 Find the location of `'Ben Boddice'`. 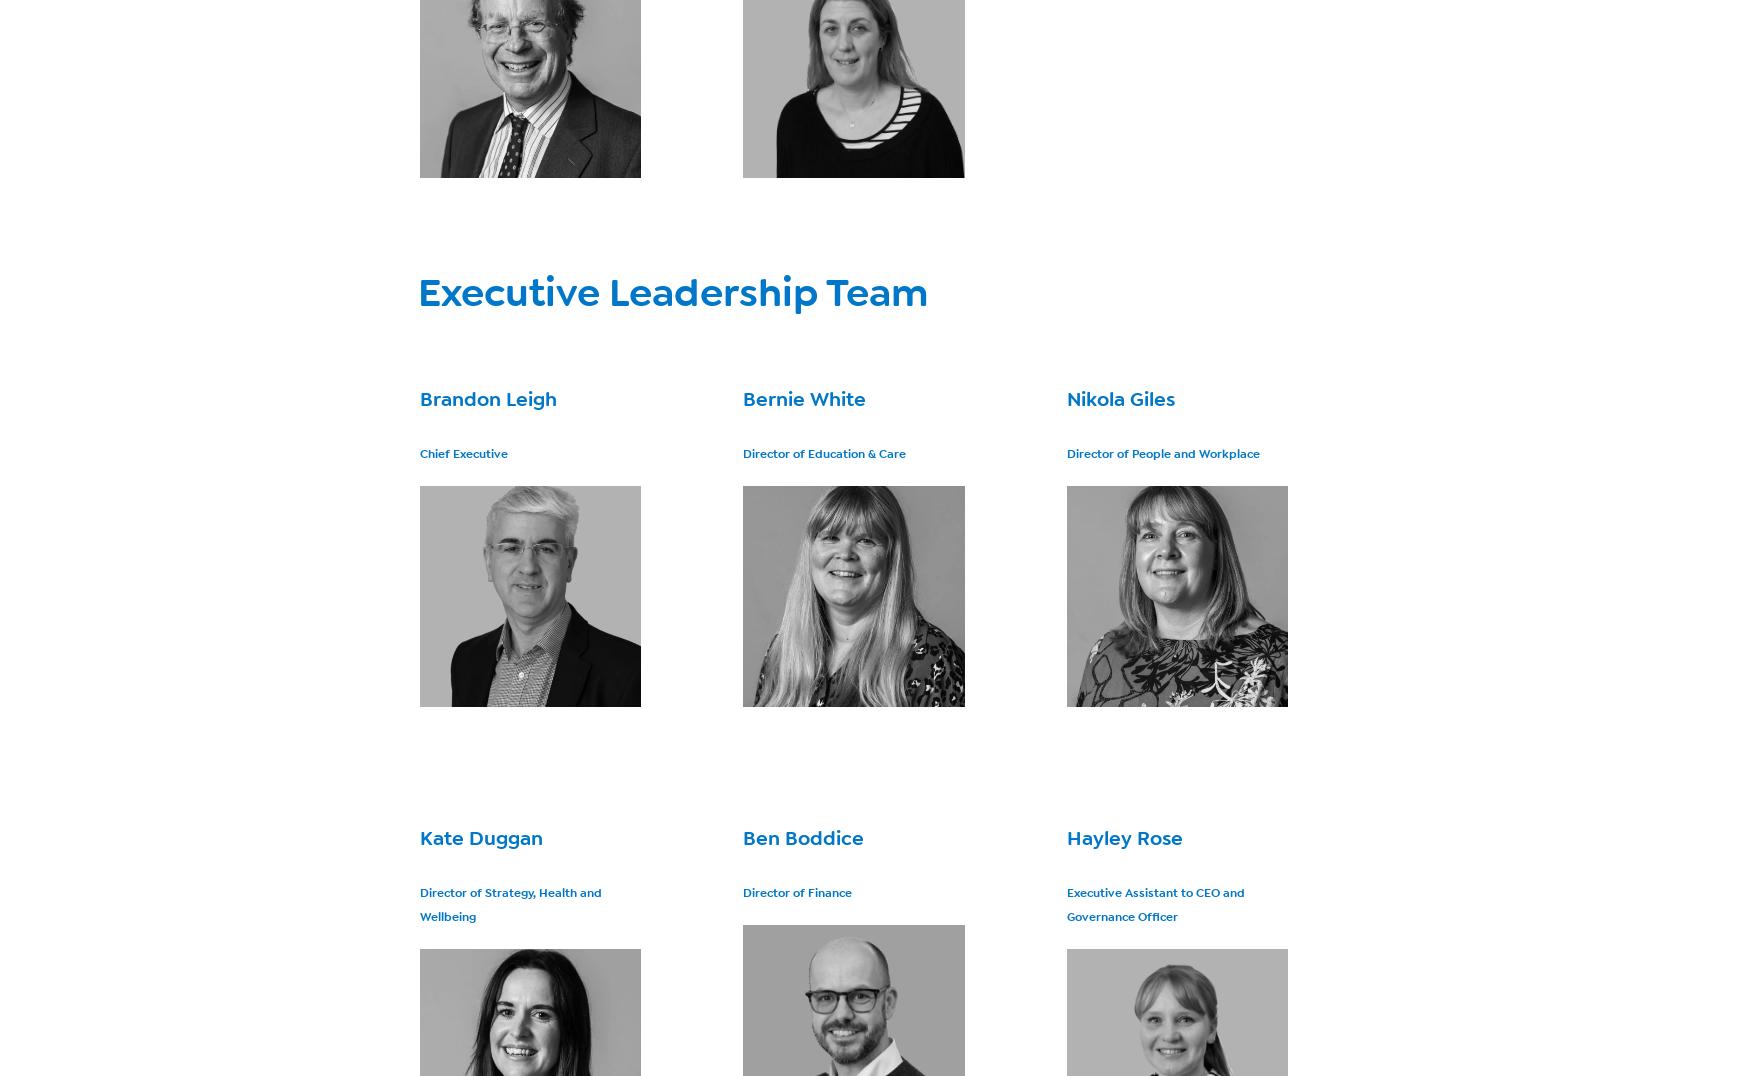

'Ben Boddice' is located at coordinates (743, 837).